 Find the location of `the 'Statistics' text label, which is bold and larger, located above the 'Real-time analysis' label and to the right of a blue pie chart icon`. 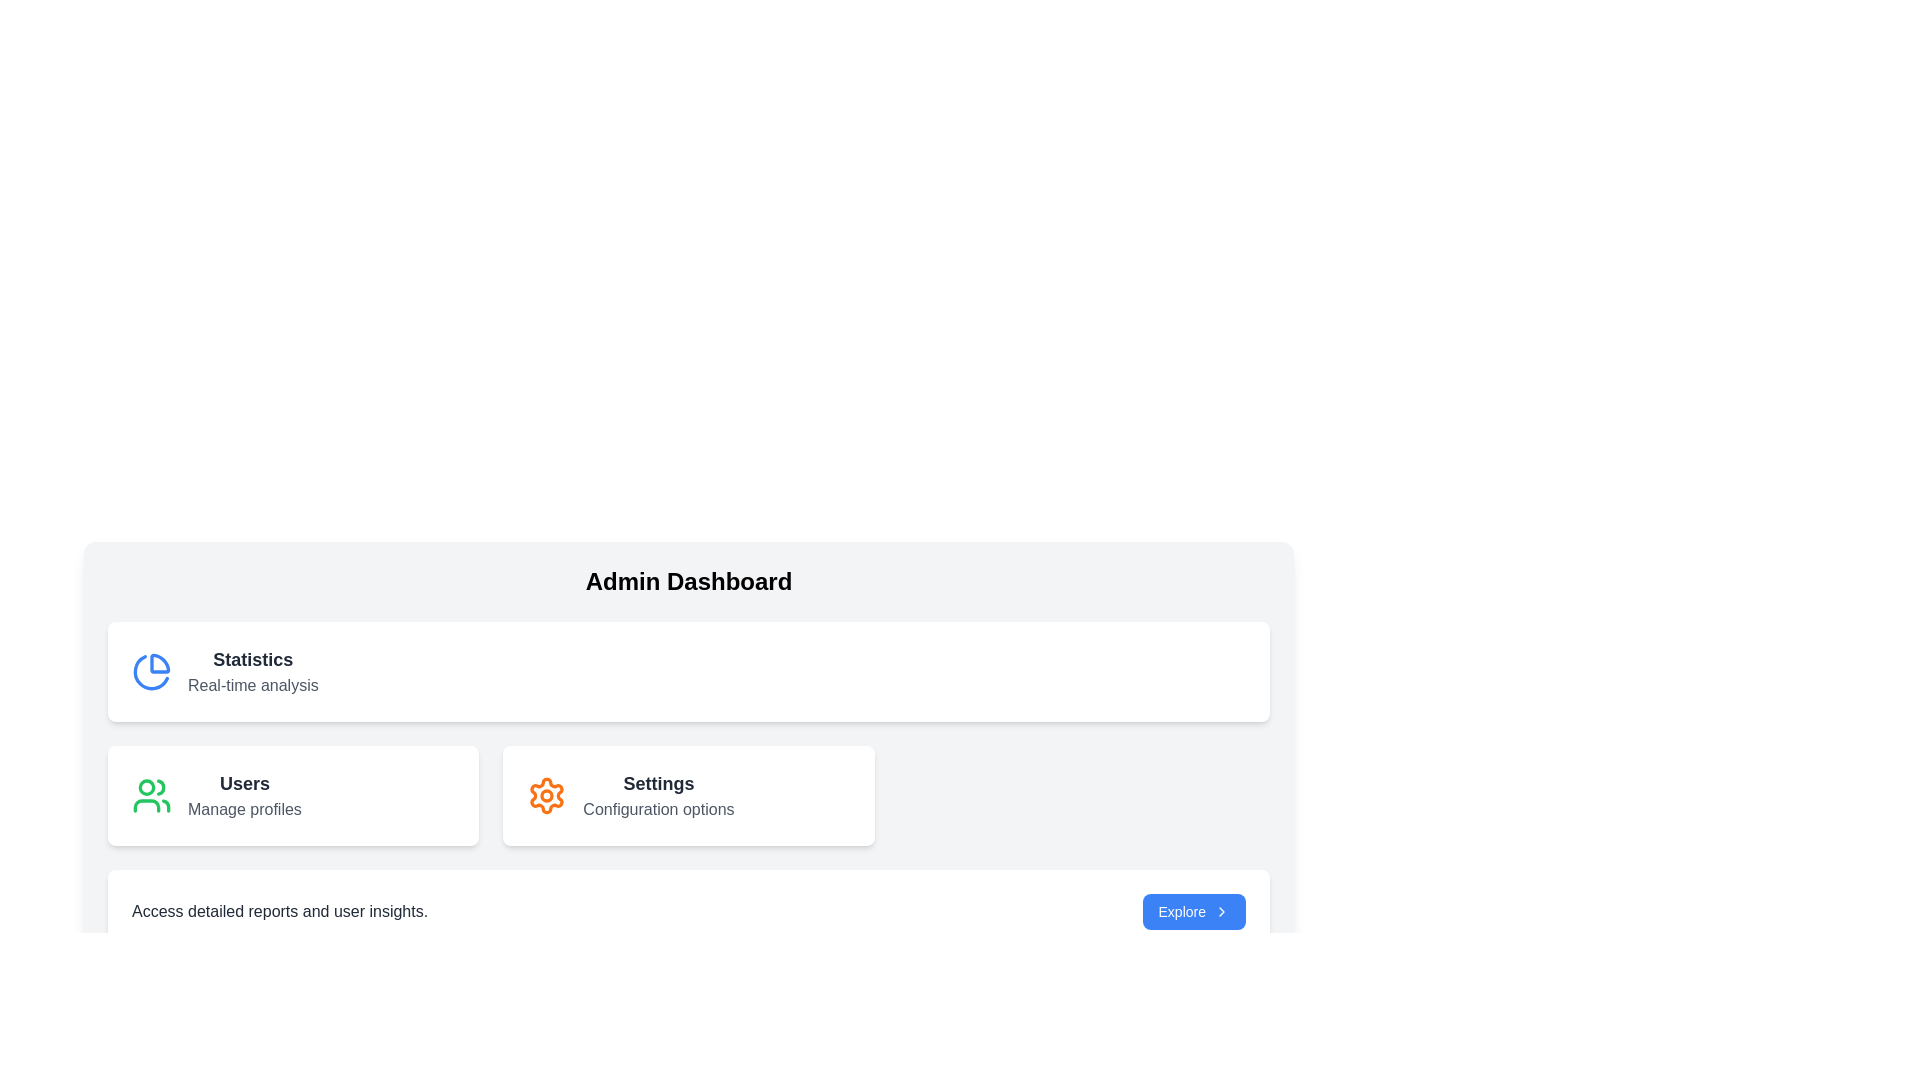

the 'Statistics' text label, which is bold and larger, located above the 'Real-time analysis' label and to the right of a blue pie chart icon is located at coordinates (252, 659).